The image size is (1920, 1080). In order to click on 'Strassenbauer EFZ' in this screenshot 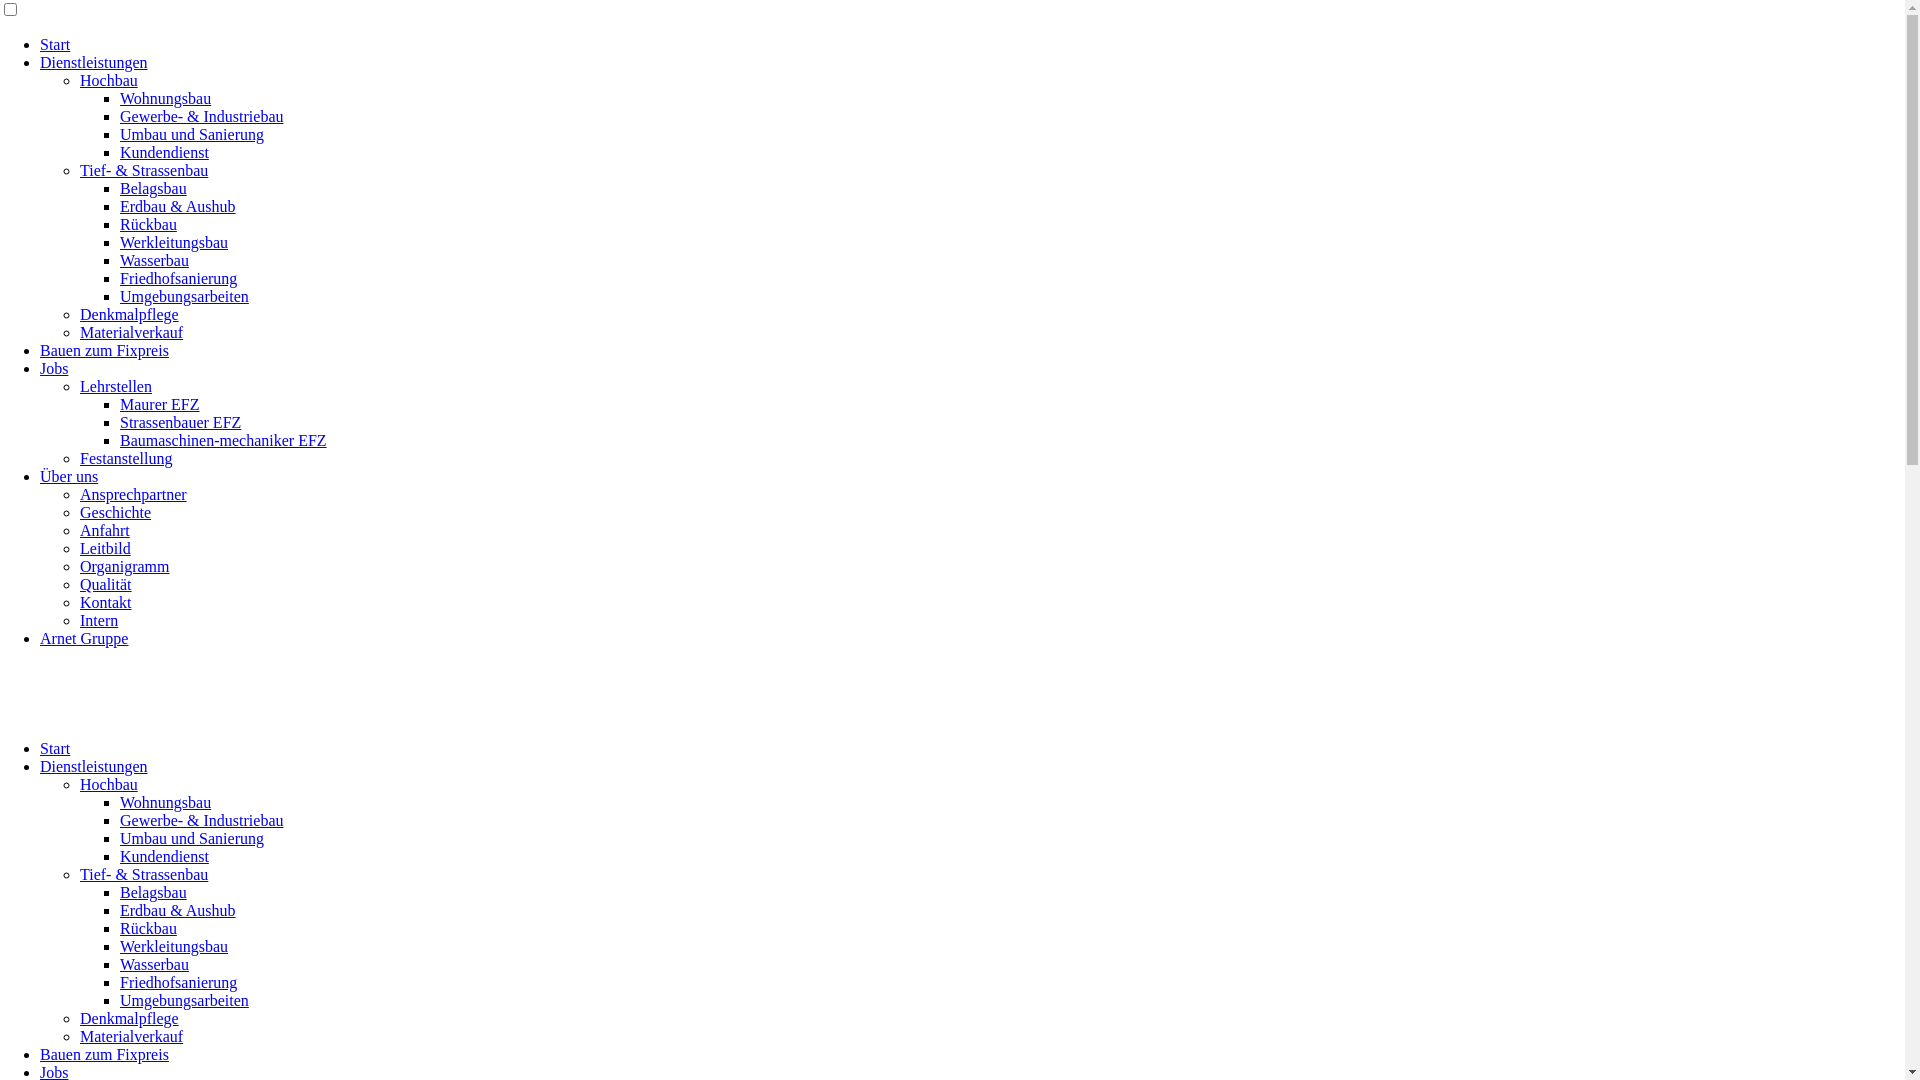, I will do `click(180, 421)`.